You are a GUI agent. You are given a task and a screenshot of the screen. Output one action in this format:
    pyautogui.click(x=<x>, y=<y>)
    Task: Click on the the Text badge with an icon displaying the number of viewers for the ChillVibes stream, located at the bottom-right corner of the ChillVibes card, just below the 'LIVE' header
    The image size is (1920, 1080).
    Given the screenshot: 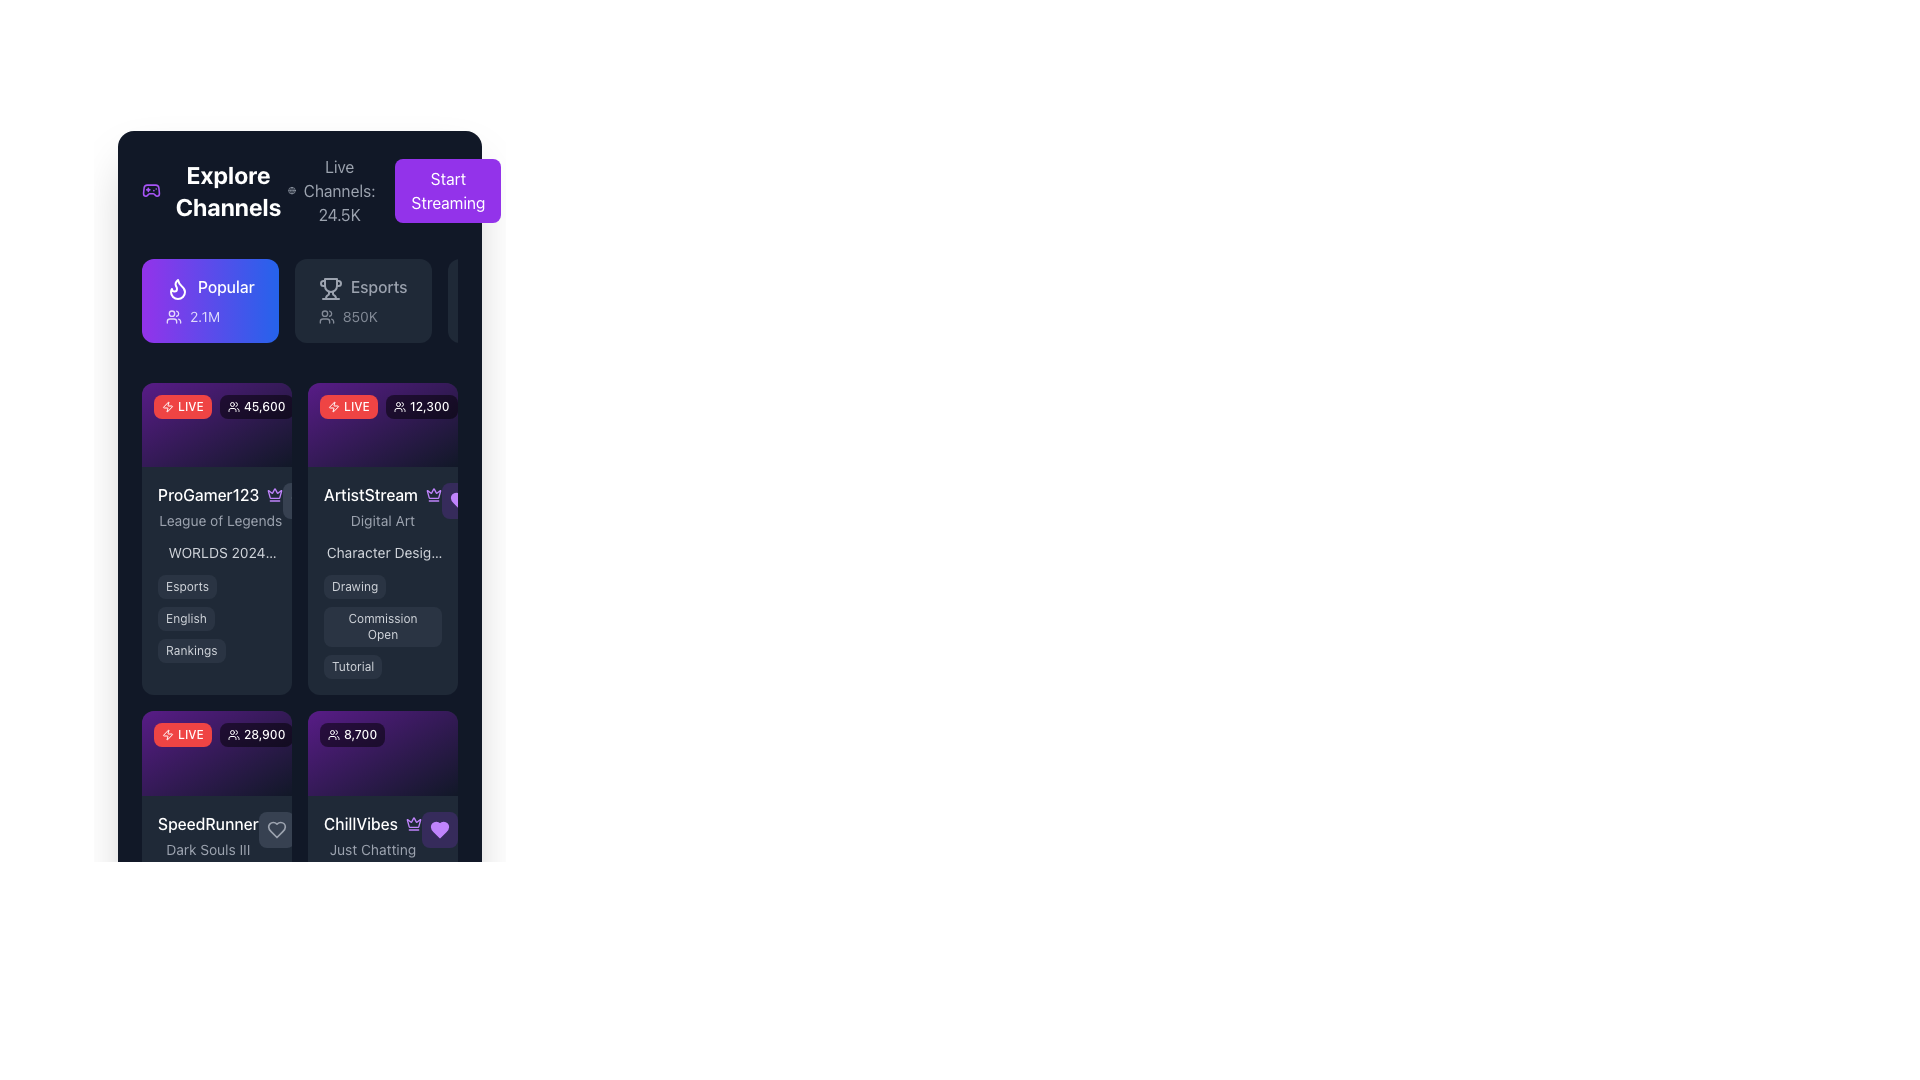 What is the action you would take?
    pyautogui.click(x=352, y=735)
    